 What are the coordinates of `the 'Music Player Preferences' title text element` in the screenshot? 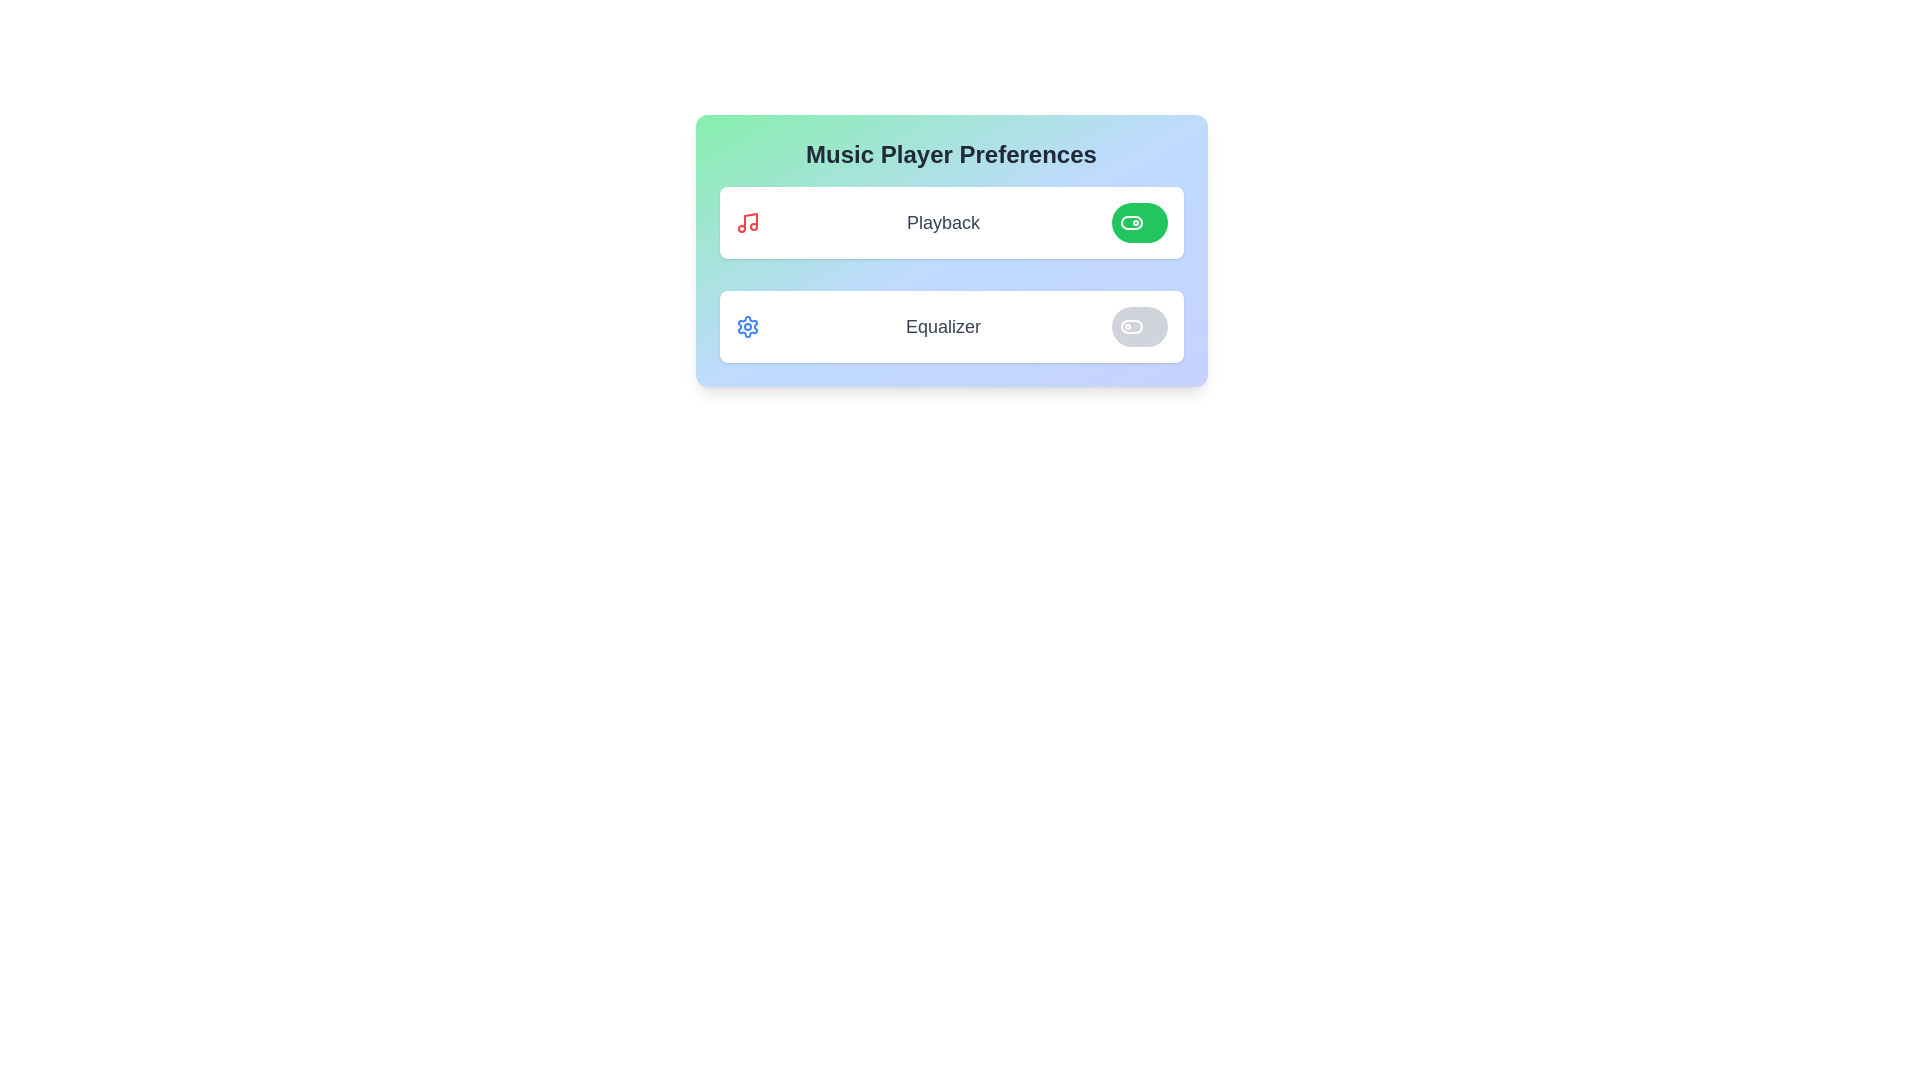 It's located at (950, 153).